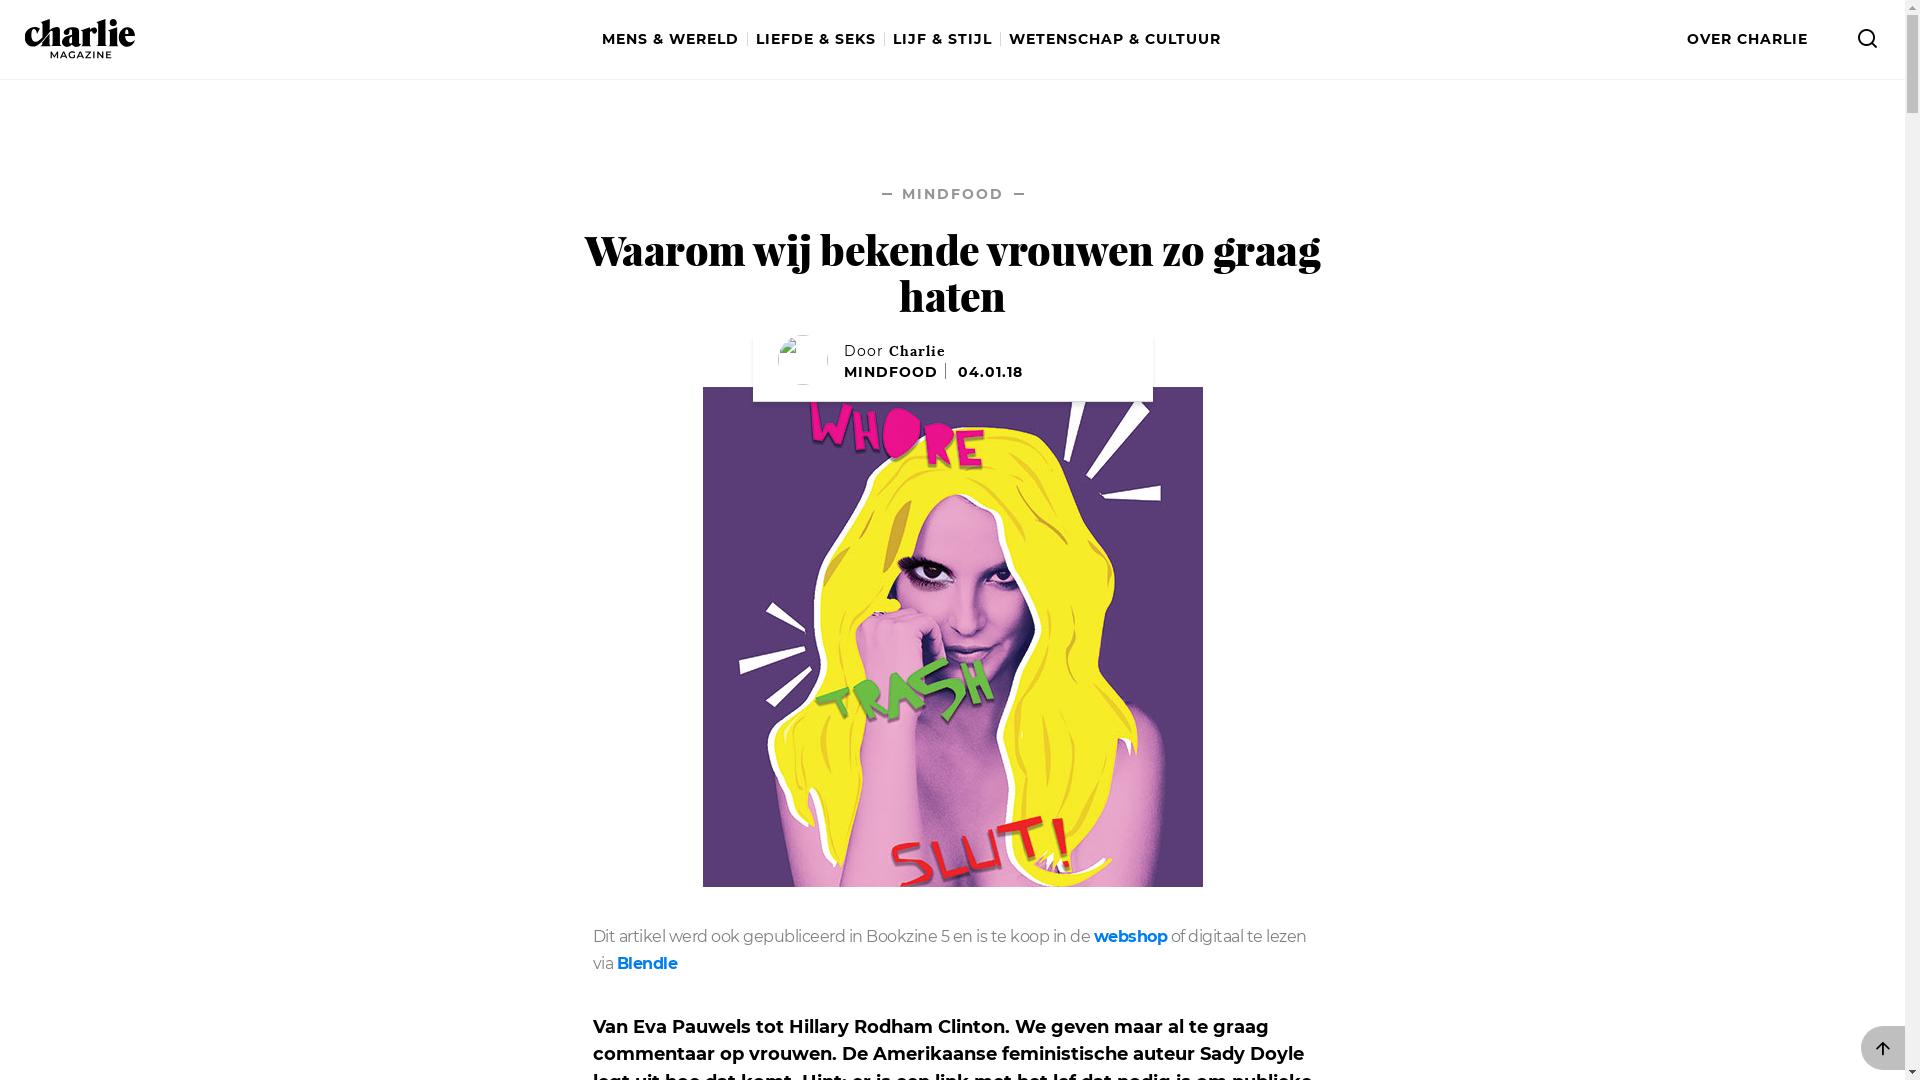 The width and height of the screenshot is (1920, 1080). What do you see at coordinates (24, 38) in the screenshot?
I see `'Charlie magazine'` at bounding box center [24, 38].